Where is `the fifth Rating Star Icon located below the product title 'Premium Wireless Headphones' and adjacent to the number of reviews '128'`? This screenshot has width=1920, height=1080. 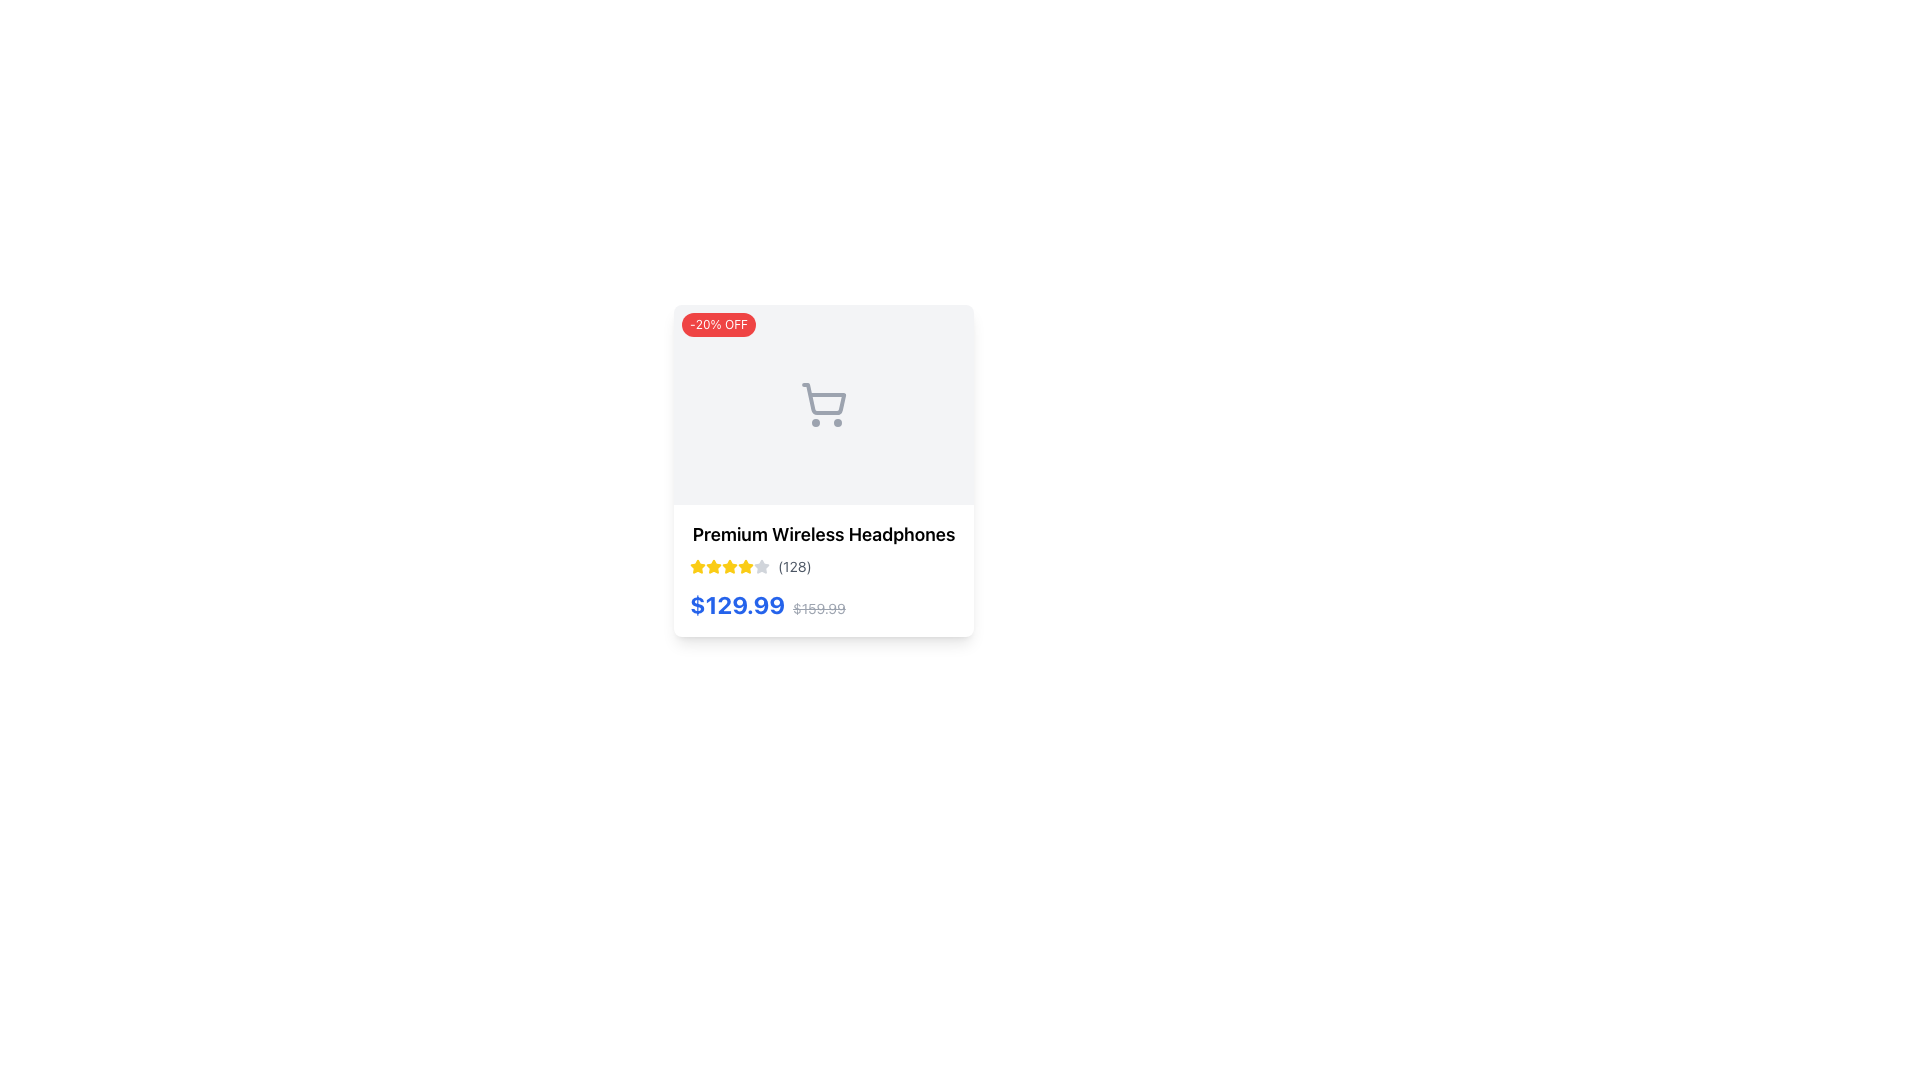
the fifth Rating Star Icon located below the product title 'Premium Wireless Headphones' and adjacent to the number of reviews '128' is located at coordinates (761, 566).